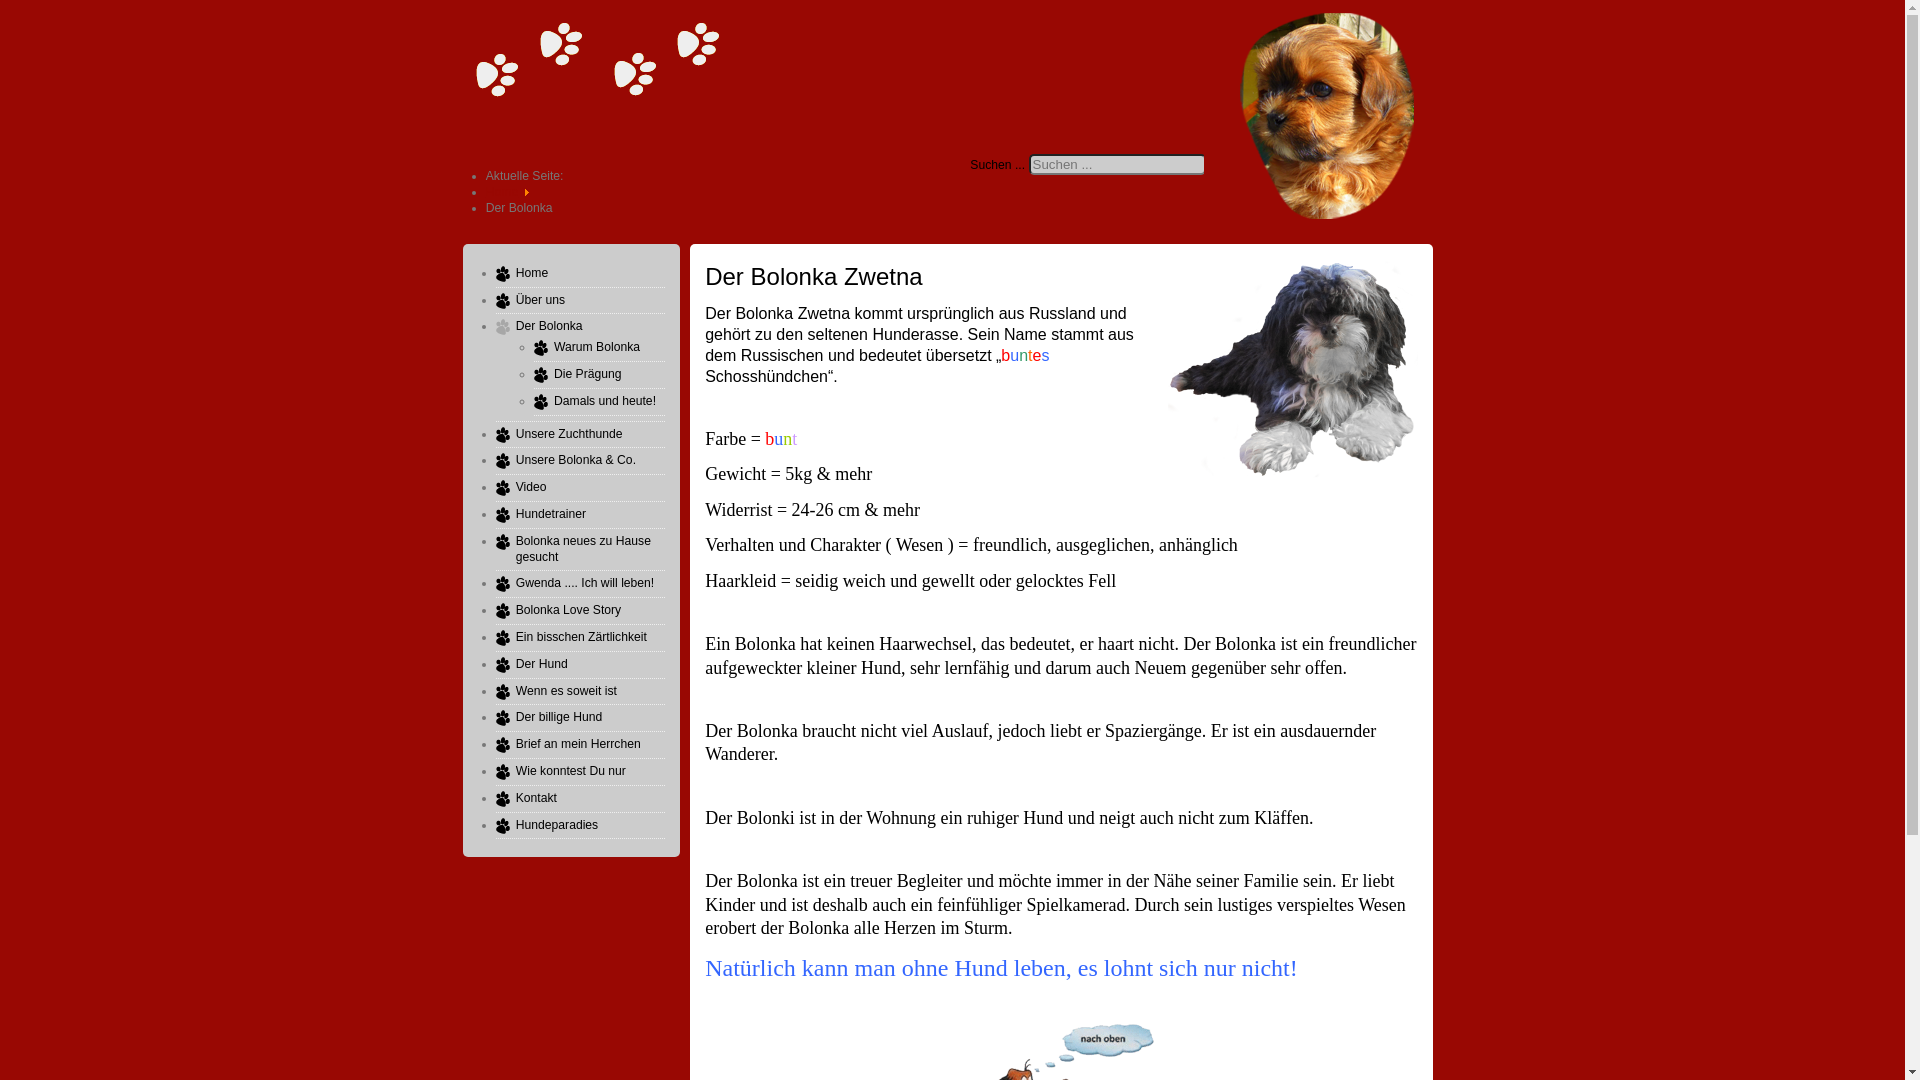  What do you see at coordinates (531, 486) in the screenshot?
I see `'Video'` at bounding box center [531, 486].